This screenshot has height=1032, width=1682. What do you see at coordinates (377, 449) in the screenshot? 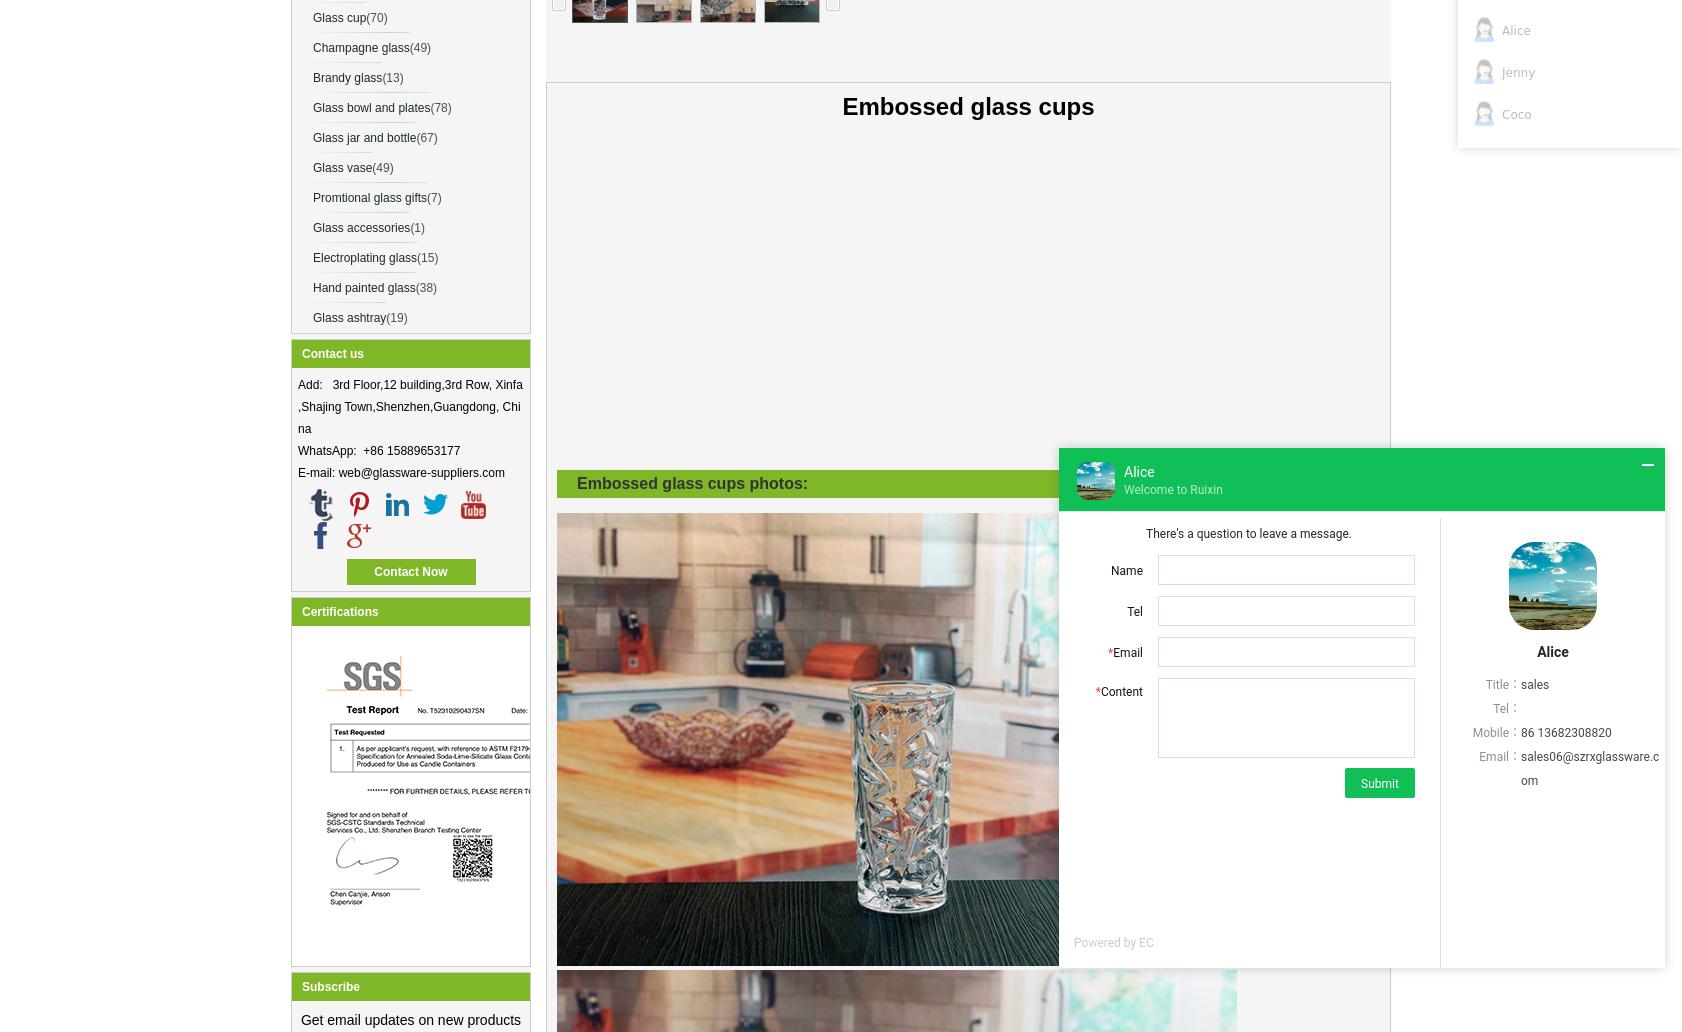
I see `'WhatsApp:  +86 15889653177'` at bounding box center [377, 449].